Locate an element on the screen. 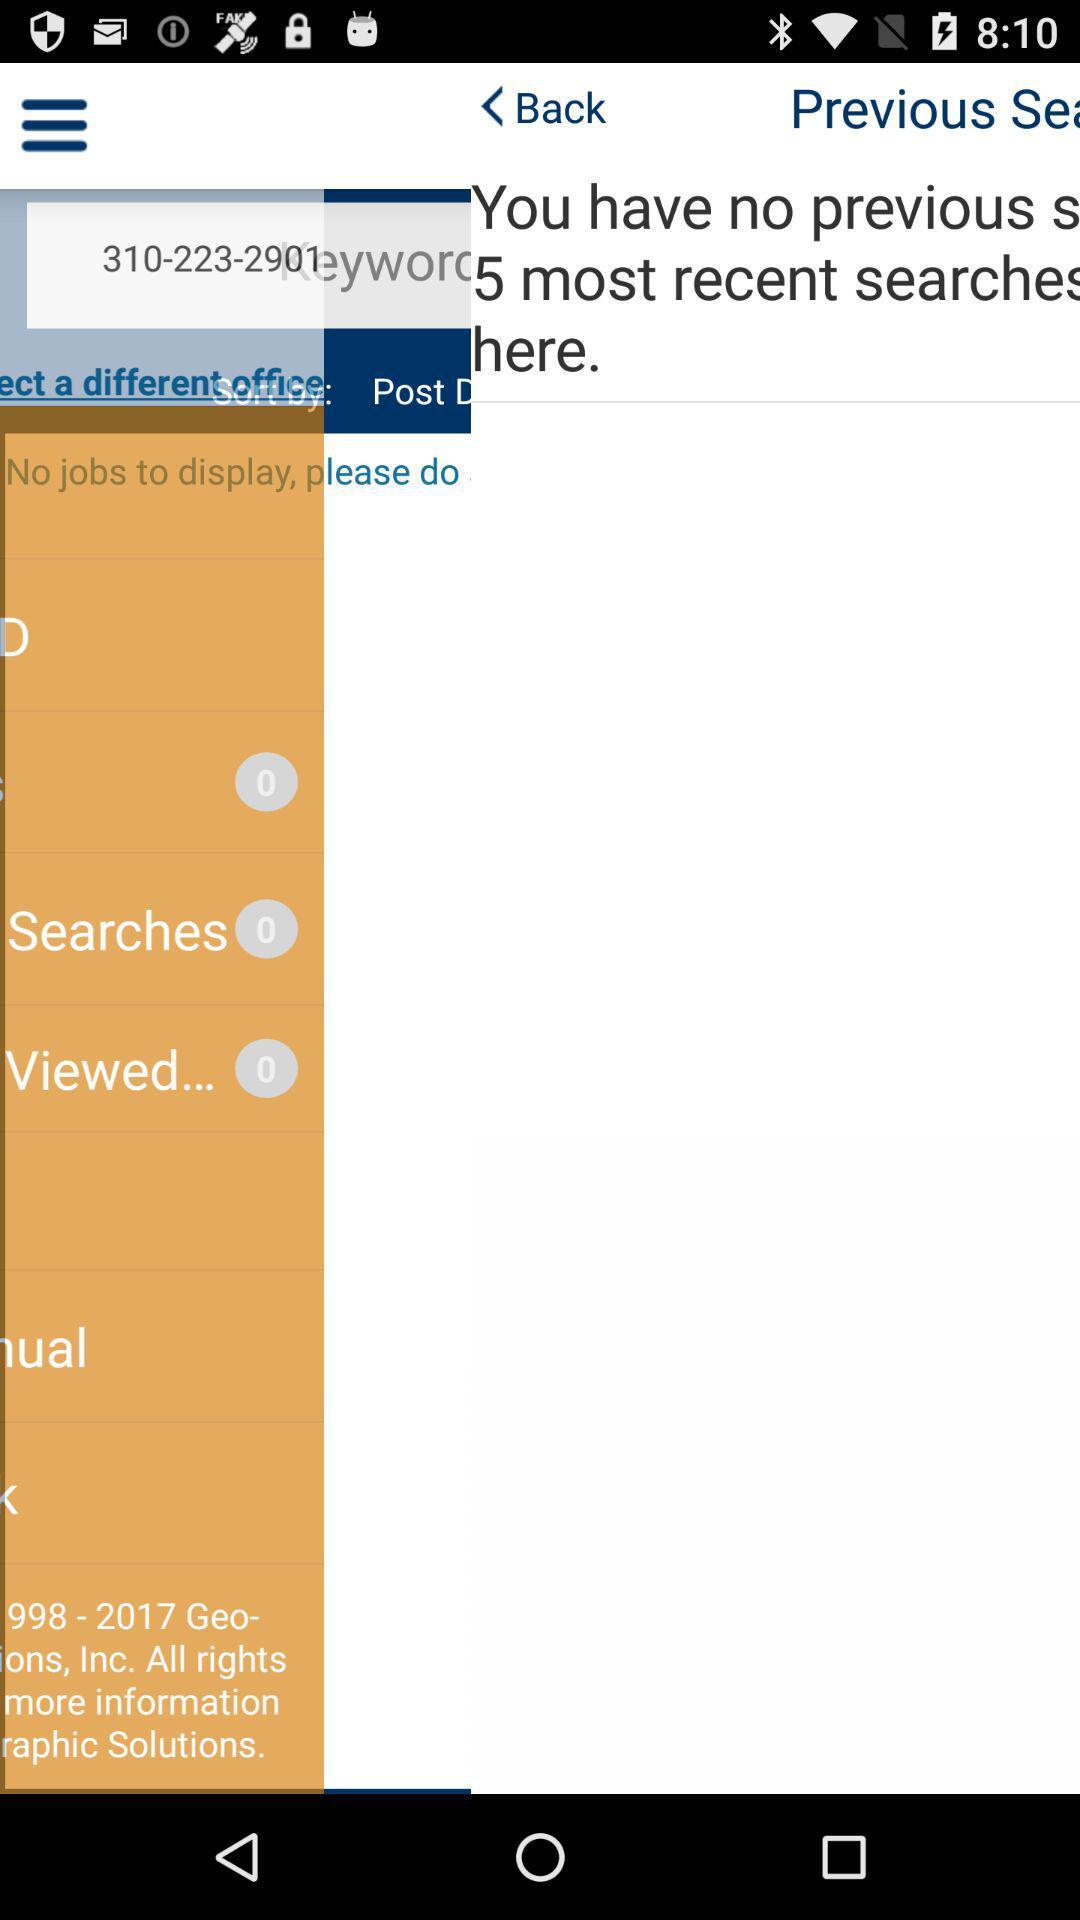 The image size is (1080, 1920). icon next to previous searches is located at coordinates (66, 105).